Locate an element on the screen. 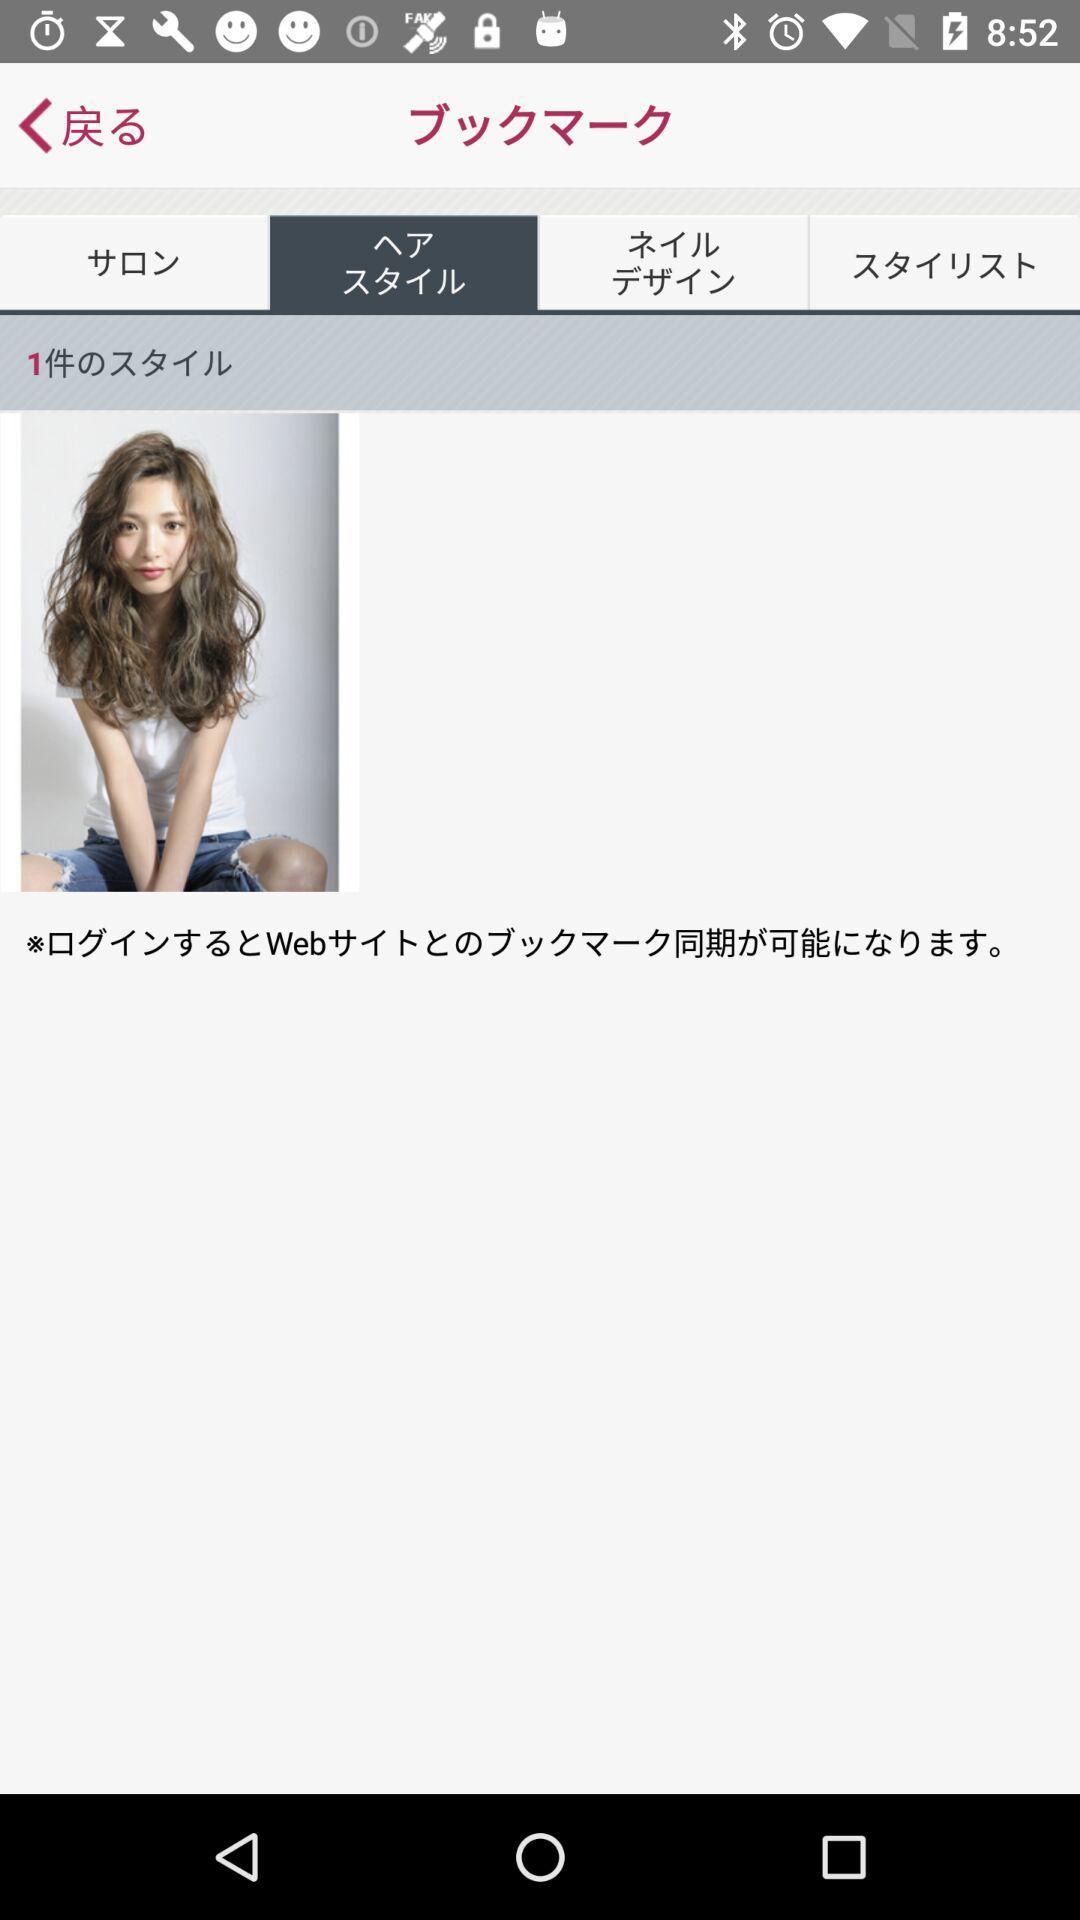 This screenshot has width=1080, height=1920. the icon on the left is located at coordinates (180, 652).